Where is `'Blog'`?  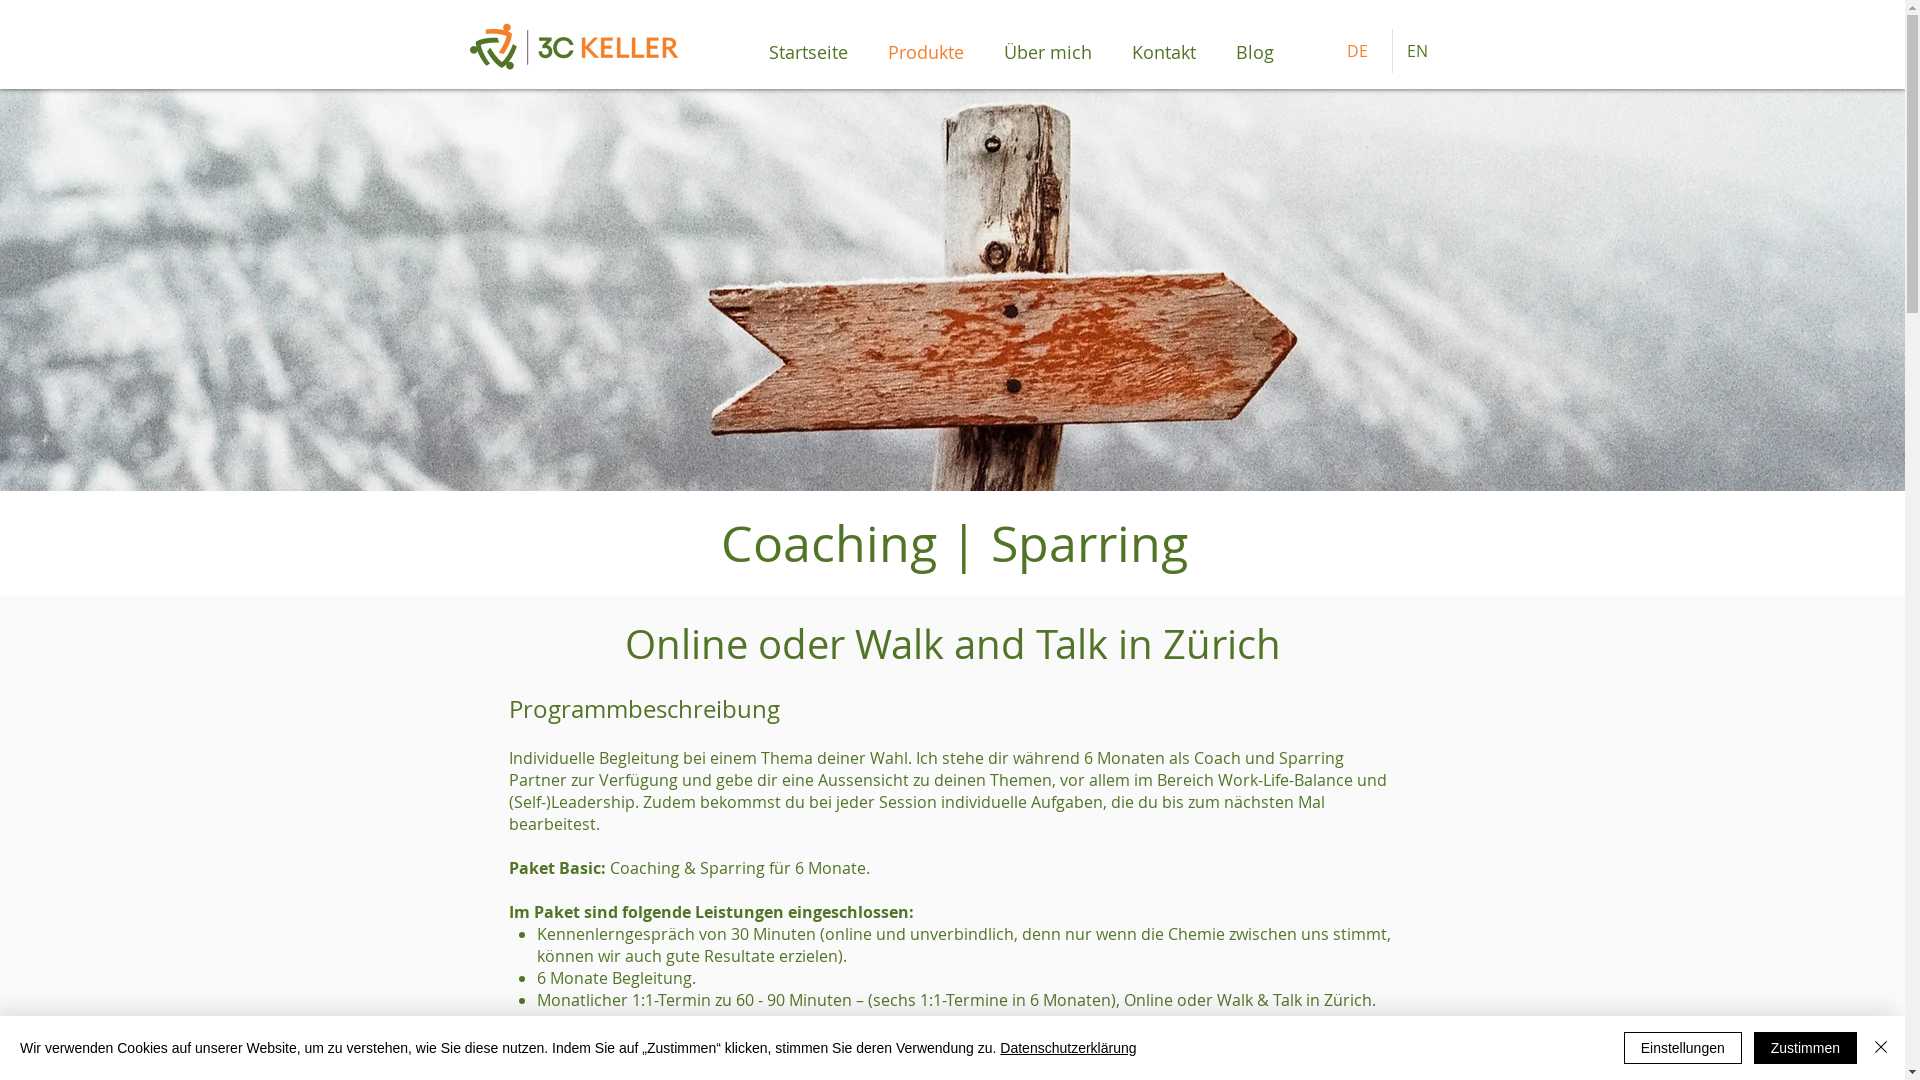
'Blog' is located at coordinates (1253, 50).